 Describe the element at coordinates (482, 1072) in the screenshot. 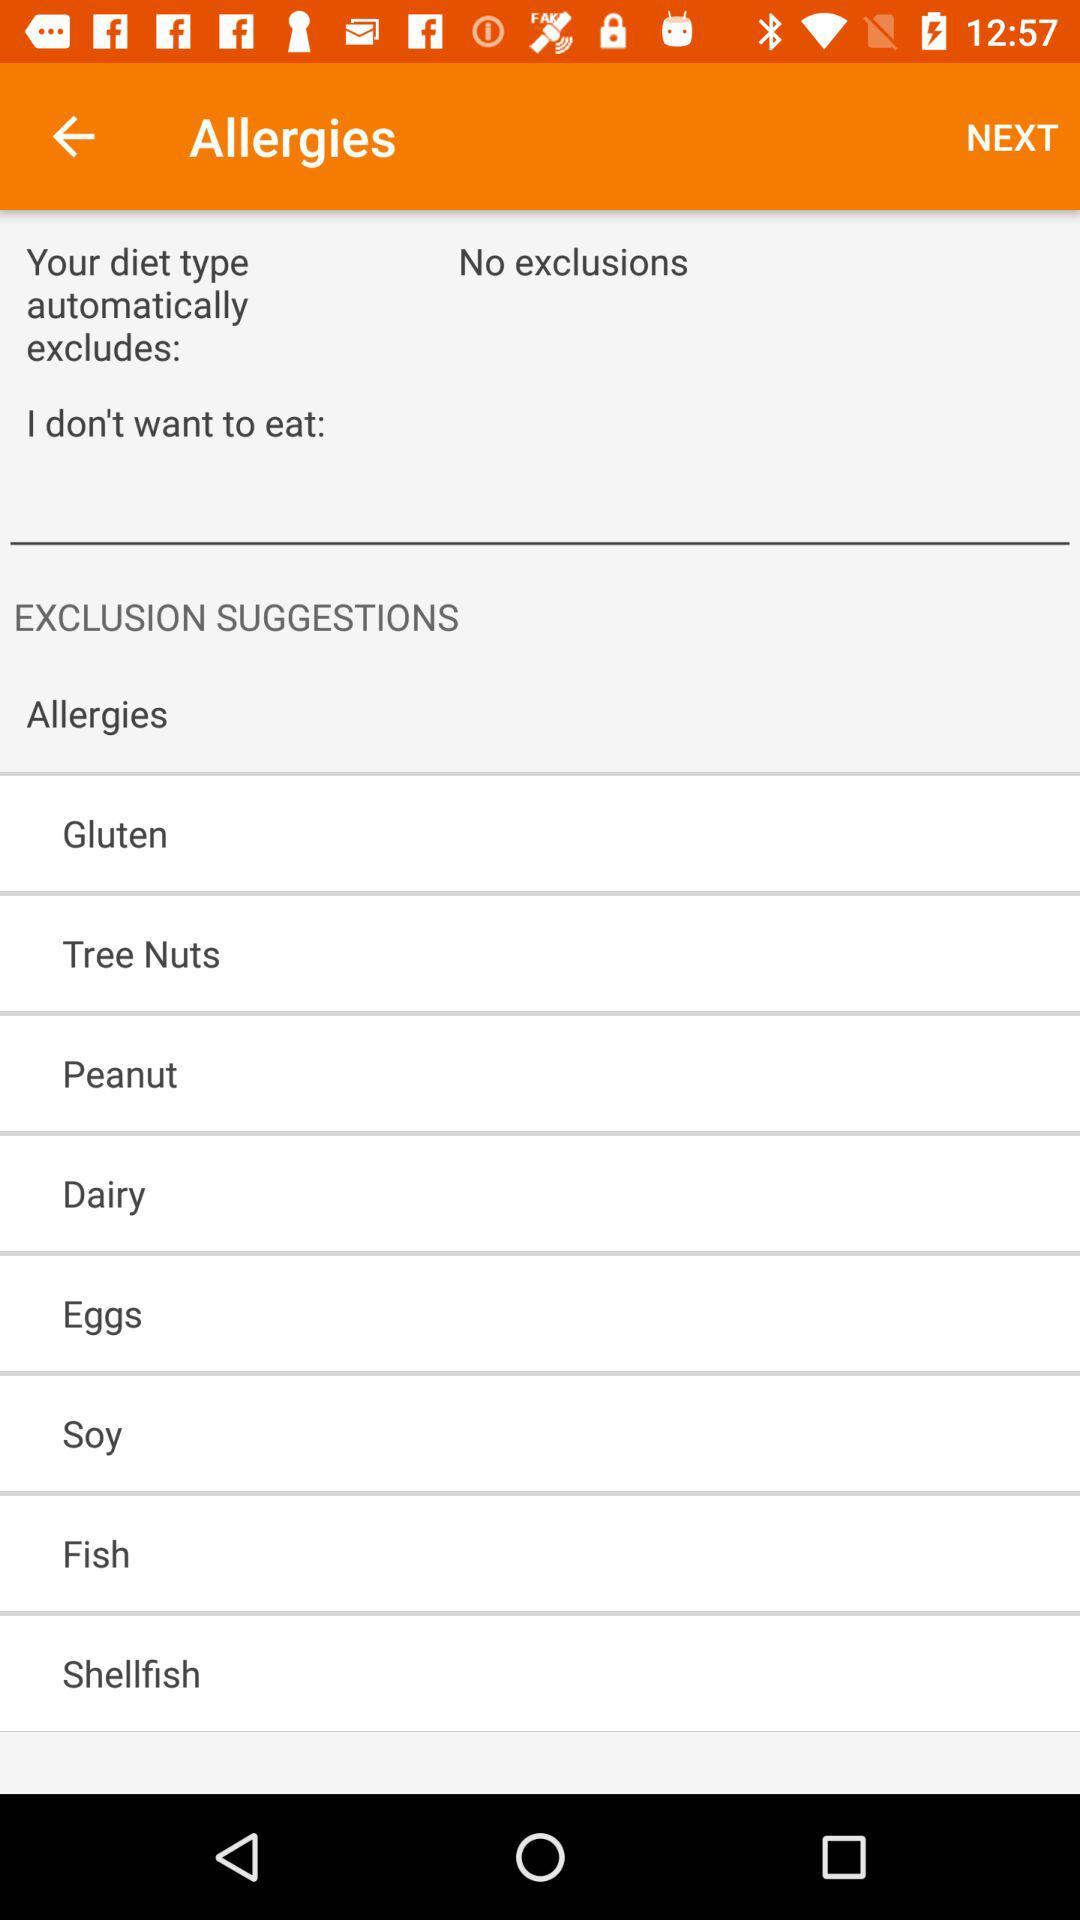

I see `the     peanut icon` at that location.